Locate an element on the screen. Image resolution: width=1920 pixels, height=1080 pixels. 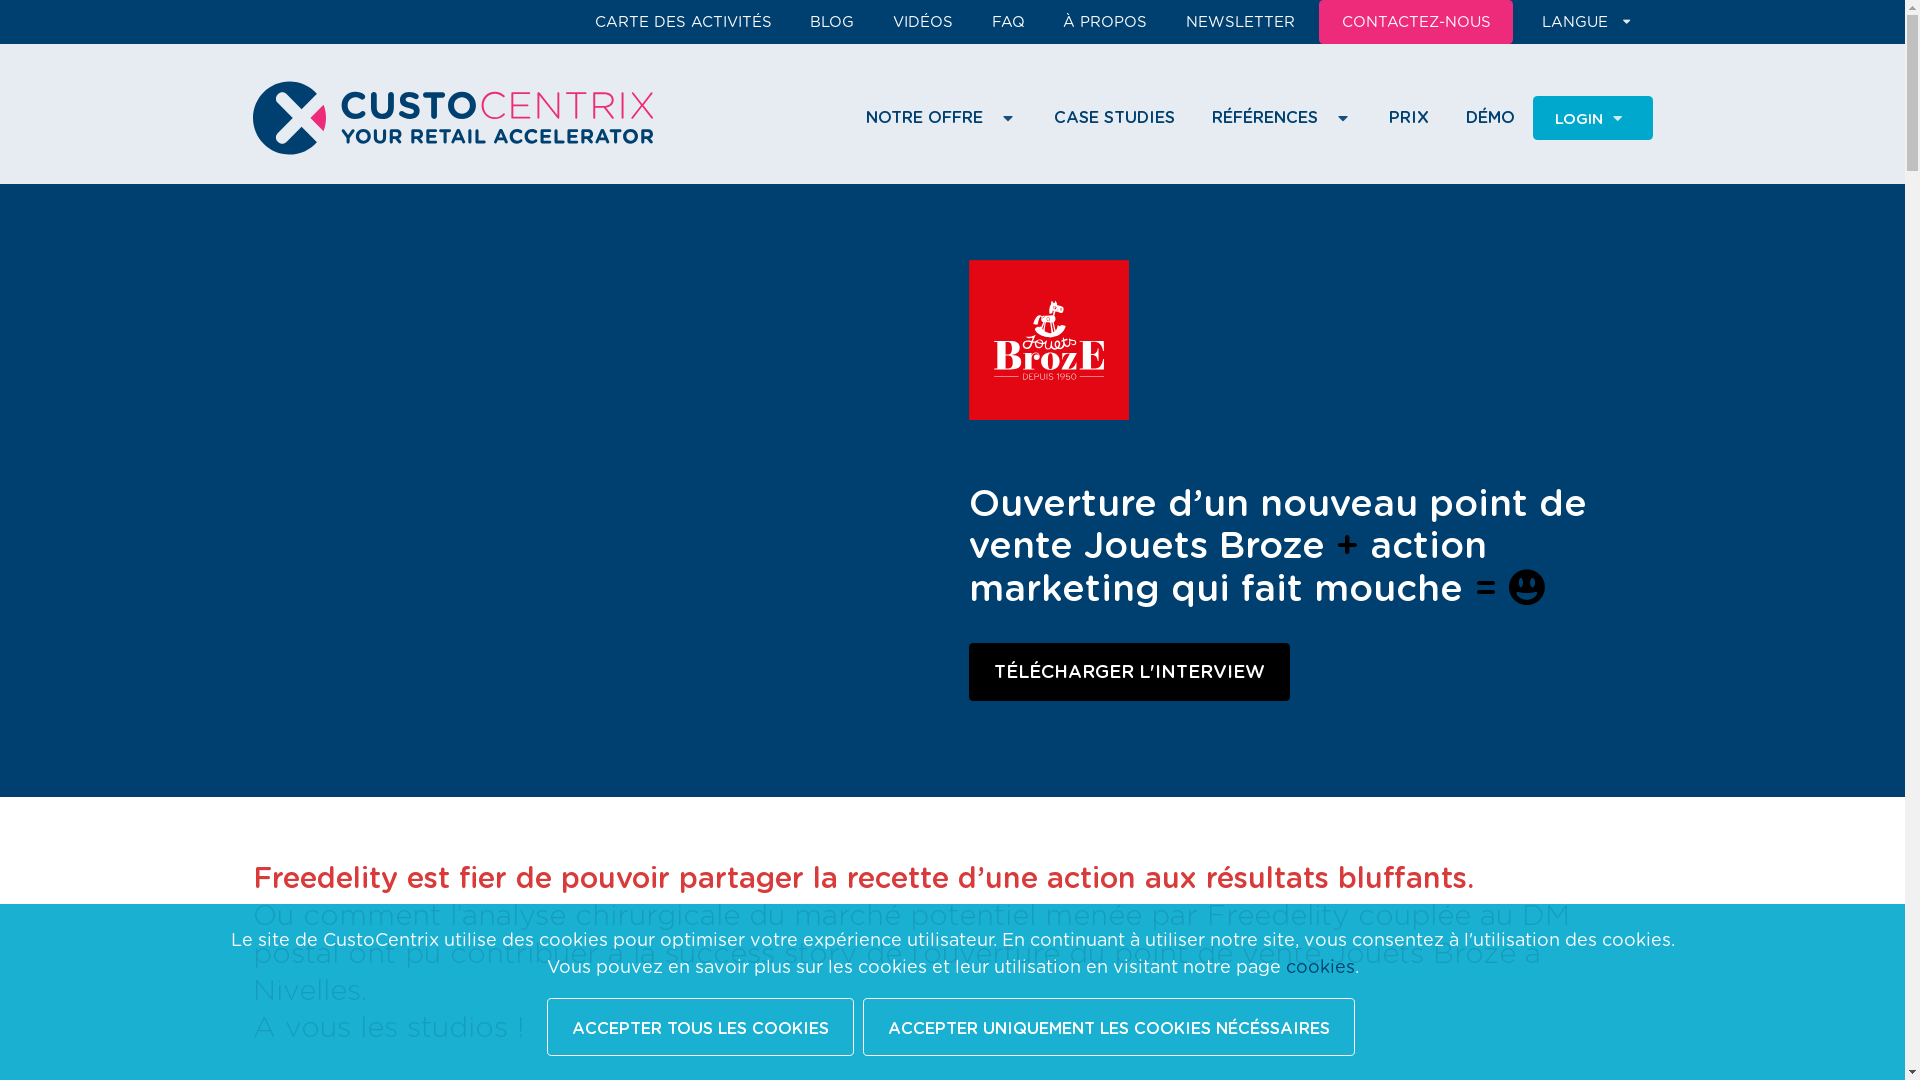
'FAQ' is located at coordinates (978, 22).